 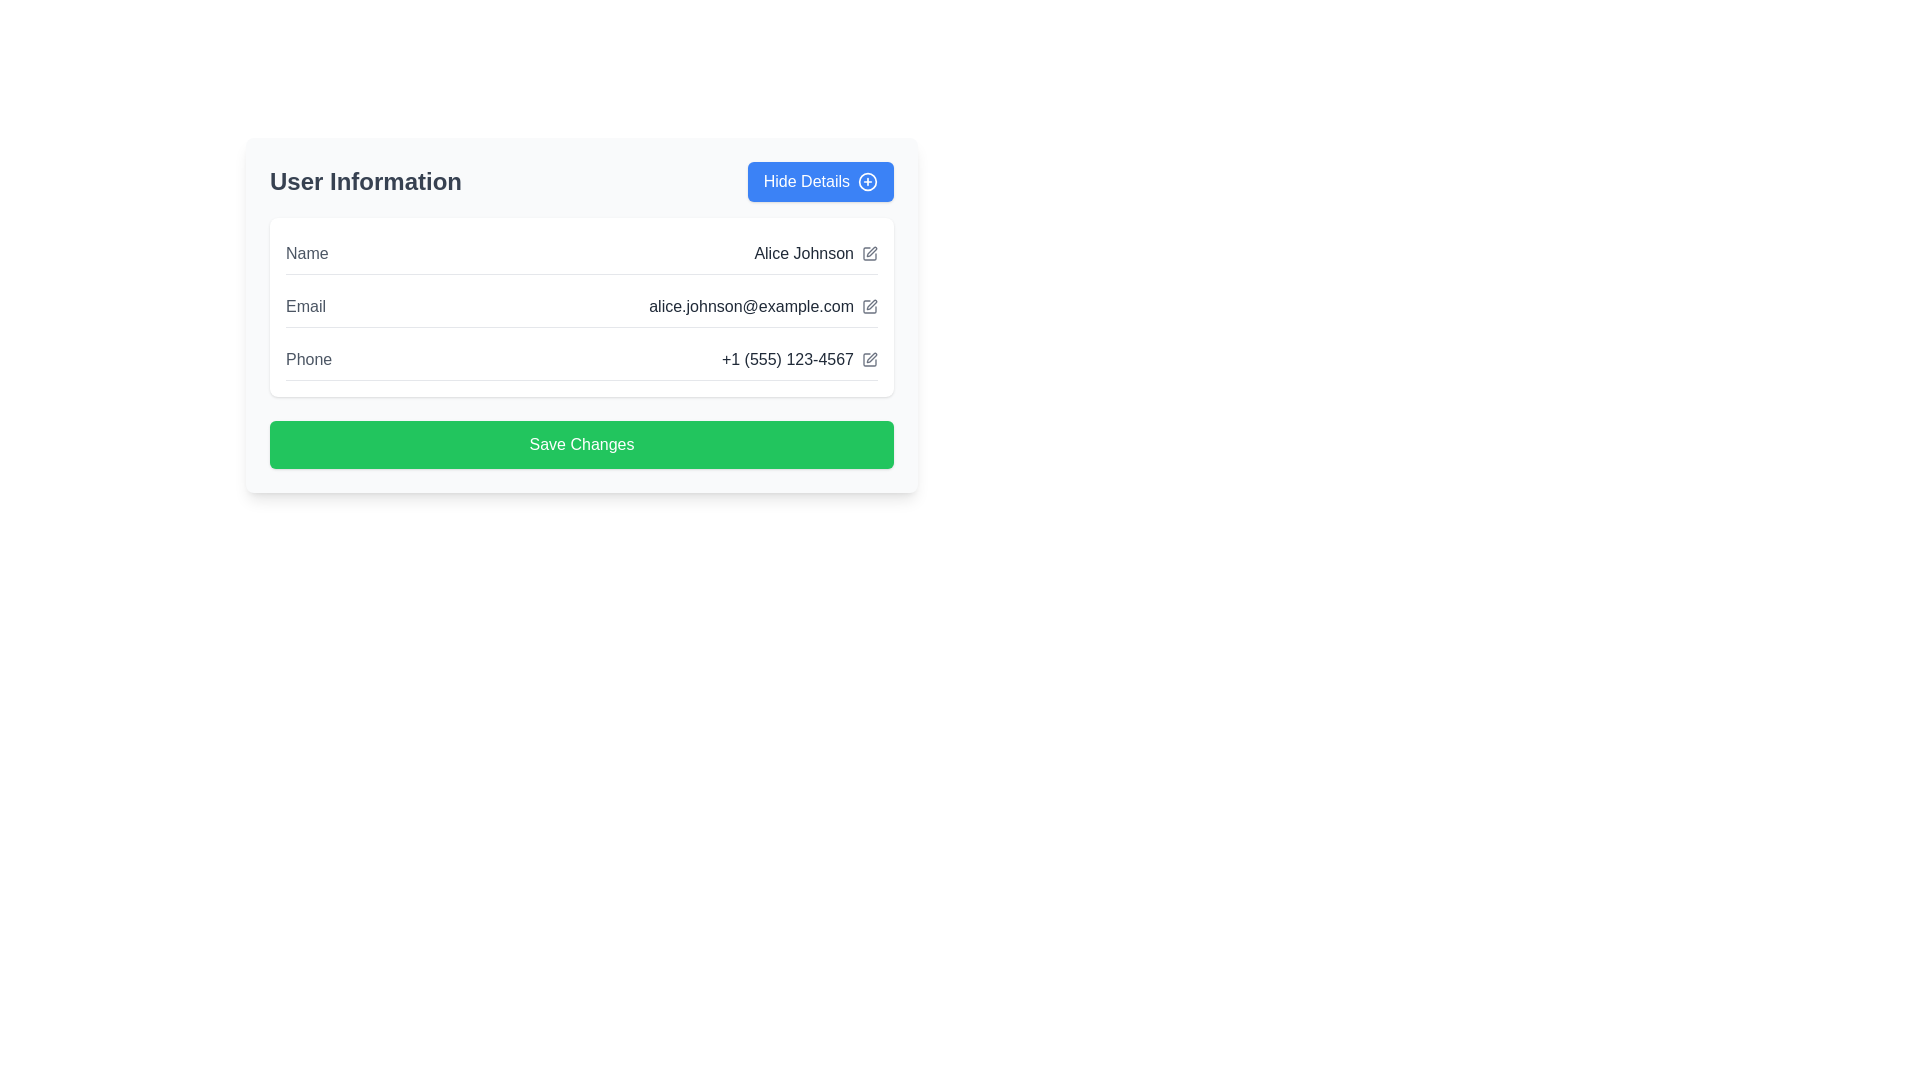 I want to click on the small square icon resembling a pen overlaying a document, located to the right of the email address 'alice.johnson@example.com', so click(x=869, y=307).